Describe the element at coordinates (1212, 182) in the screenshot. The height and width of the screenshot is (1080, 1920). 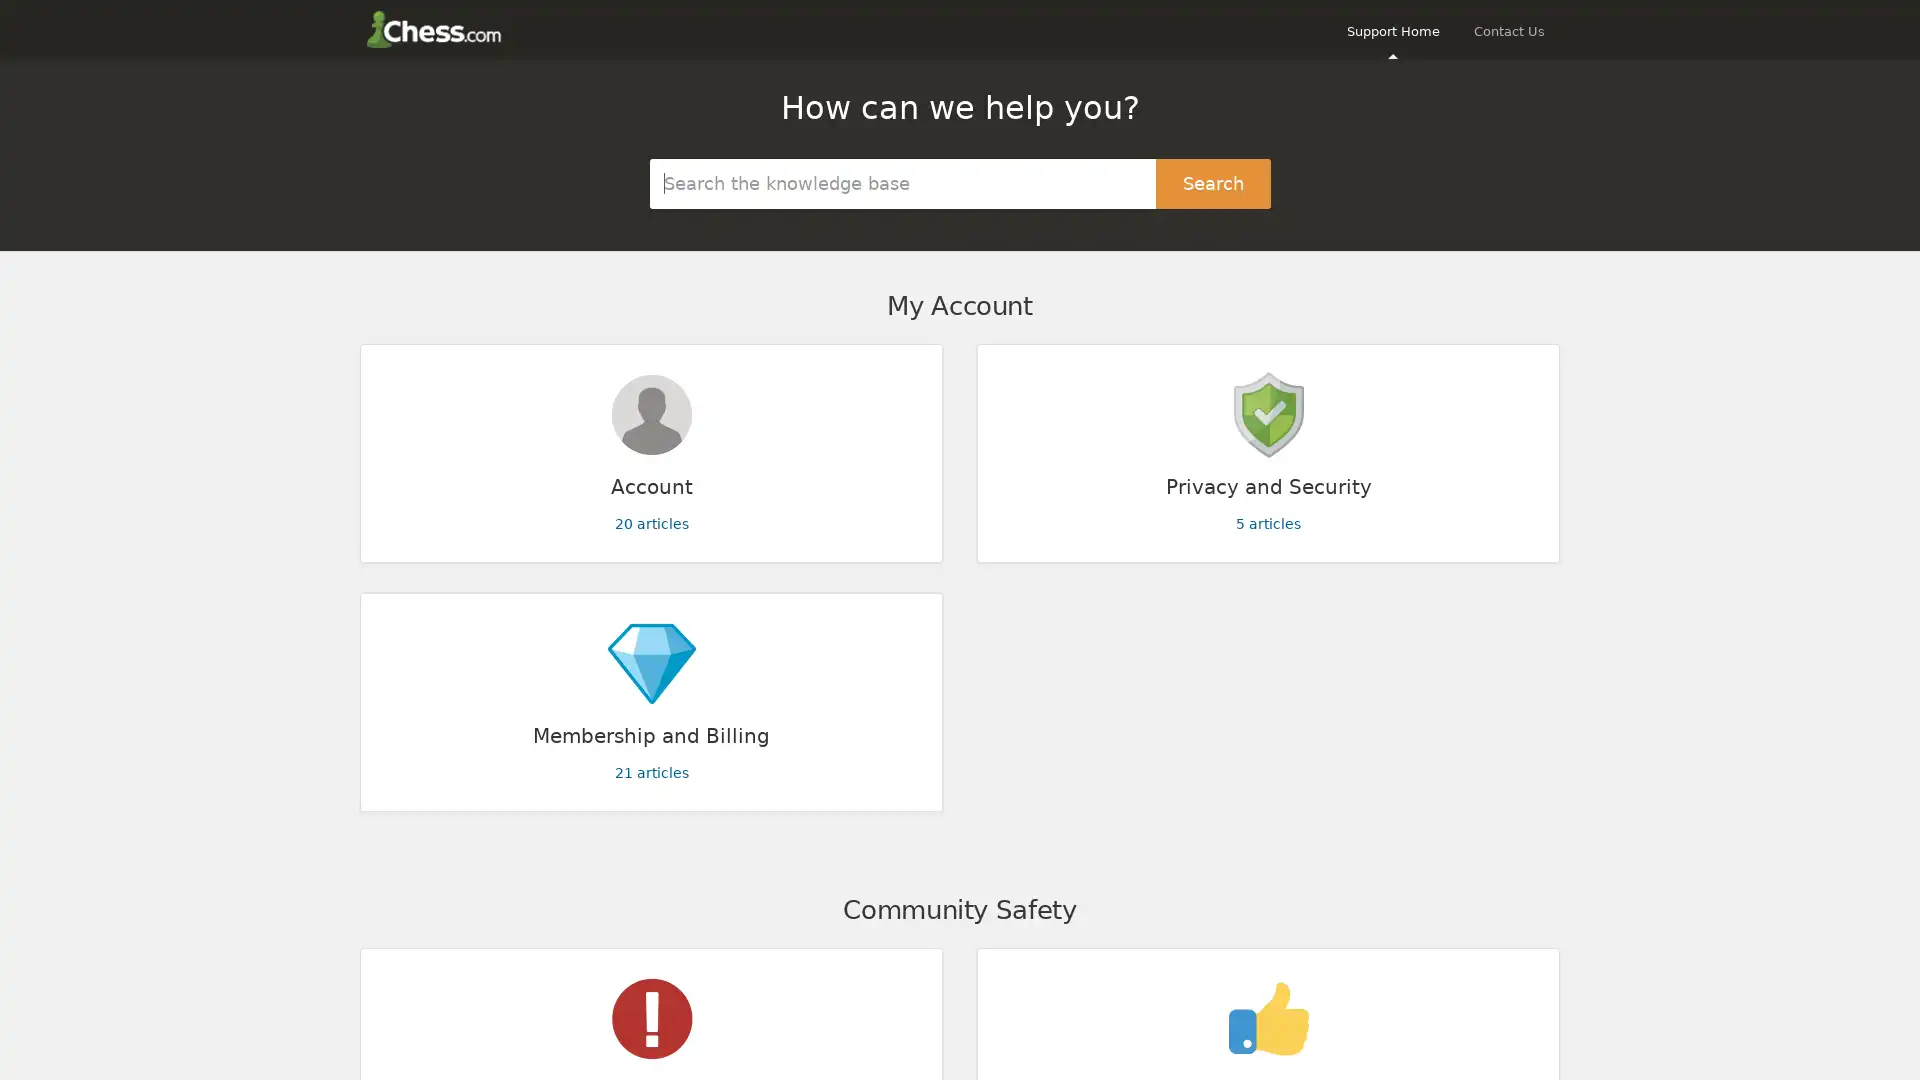
I see `Search` at that location.